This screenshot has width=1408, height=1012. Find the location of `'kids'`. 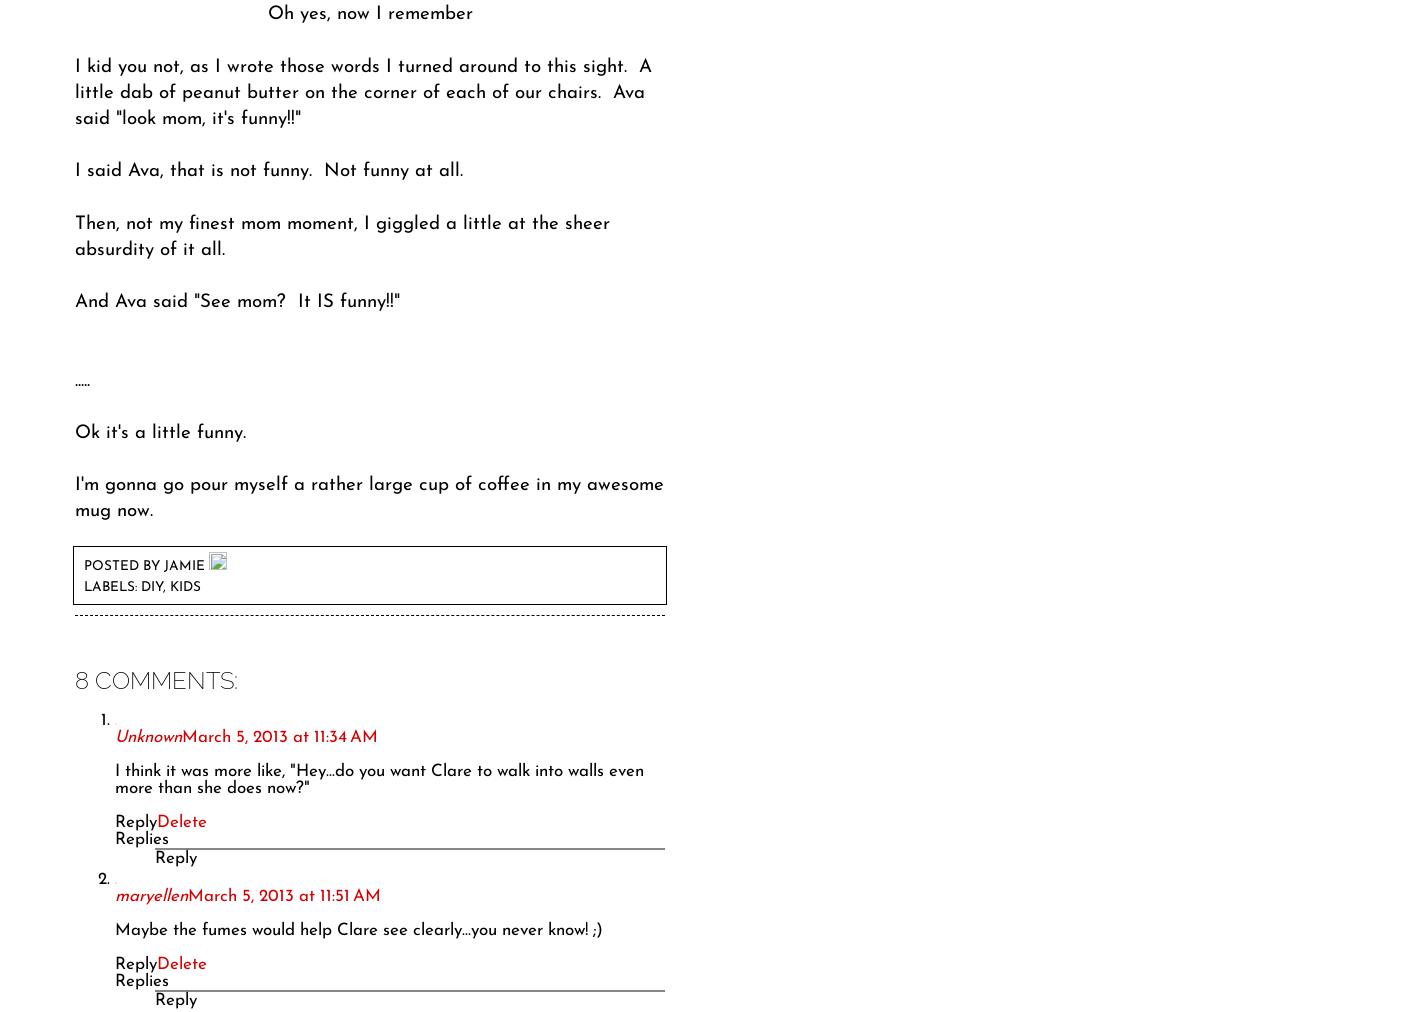

'kids' is located at coordinates (184, 586).